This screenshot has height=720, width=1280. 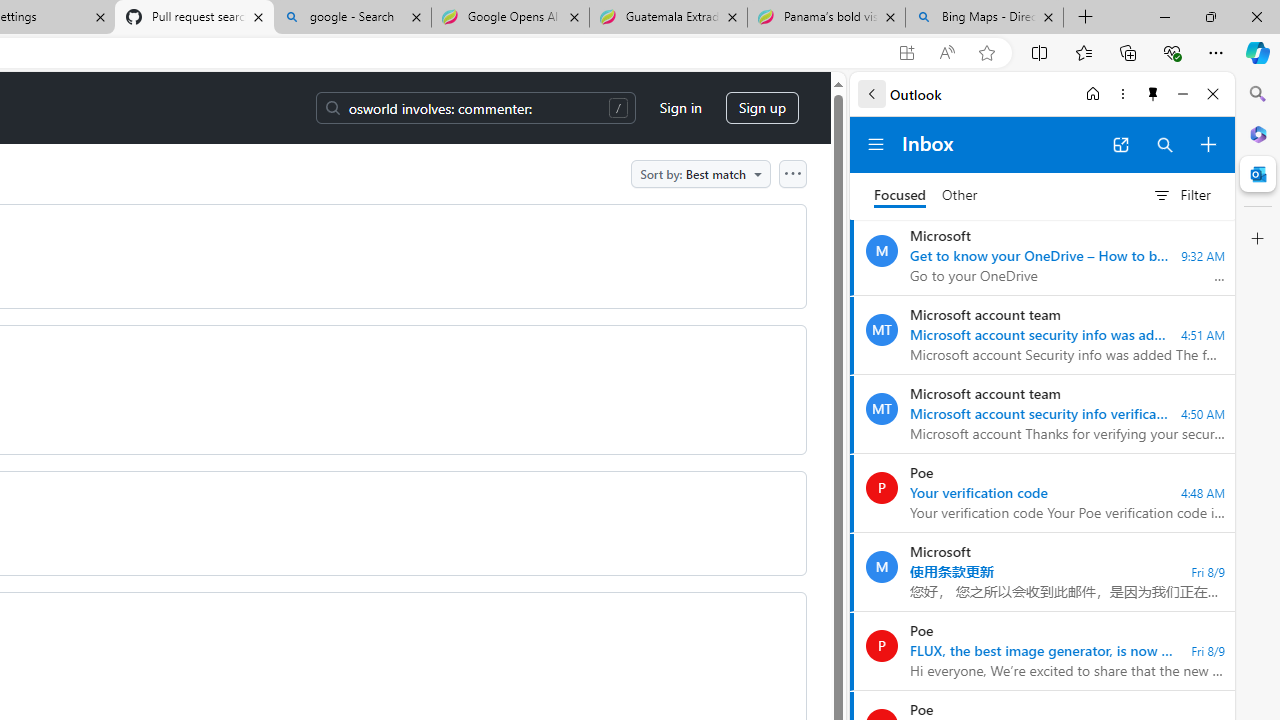 What do you see at coordinates (680, 108) in the screenshot?
I see `'Sign in'` at bounding box center [680, 108].